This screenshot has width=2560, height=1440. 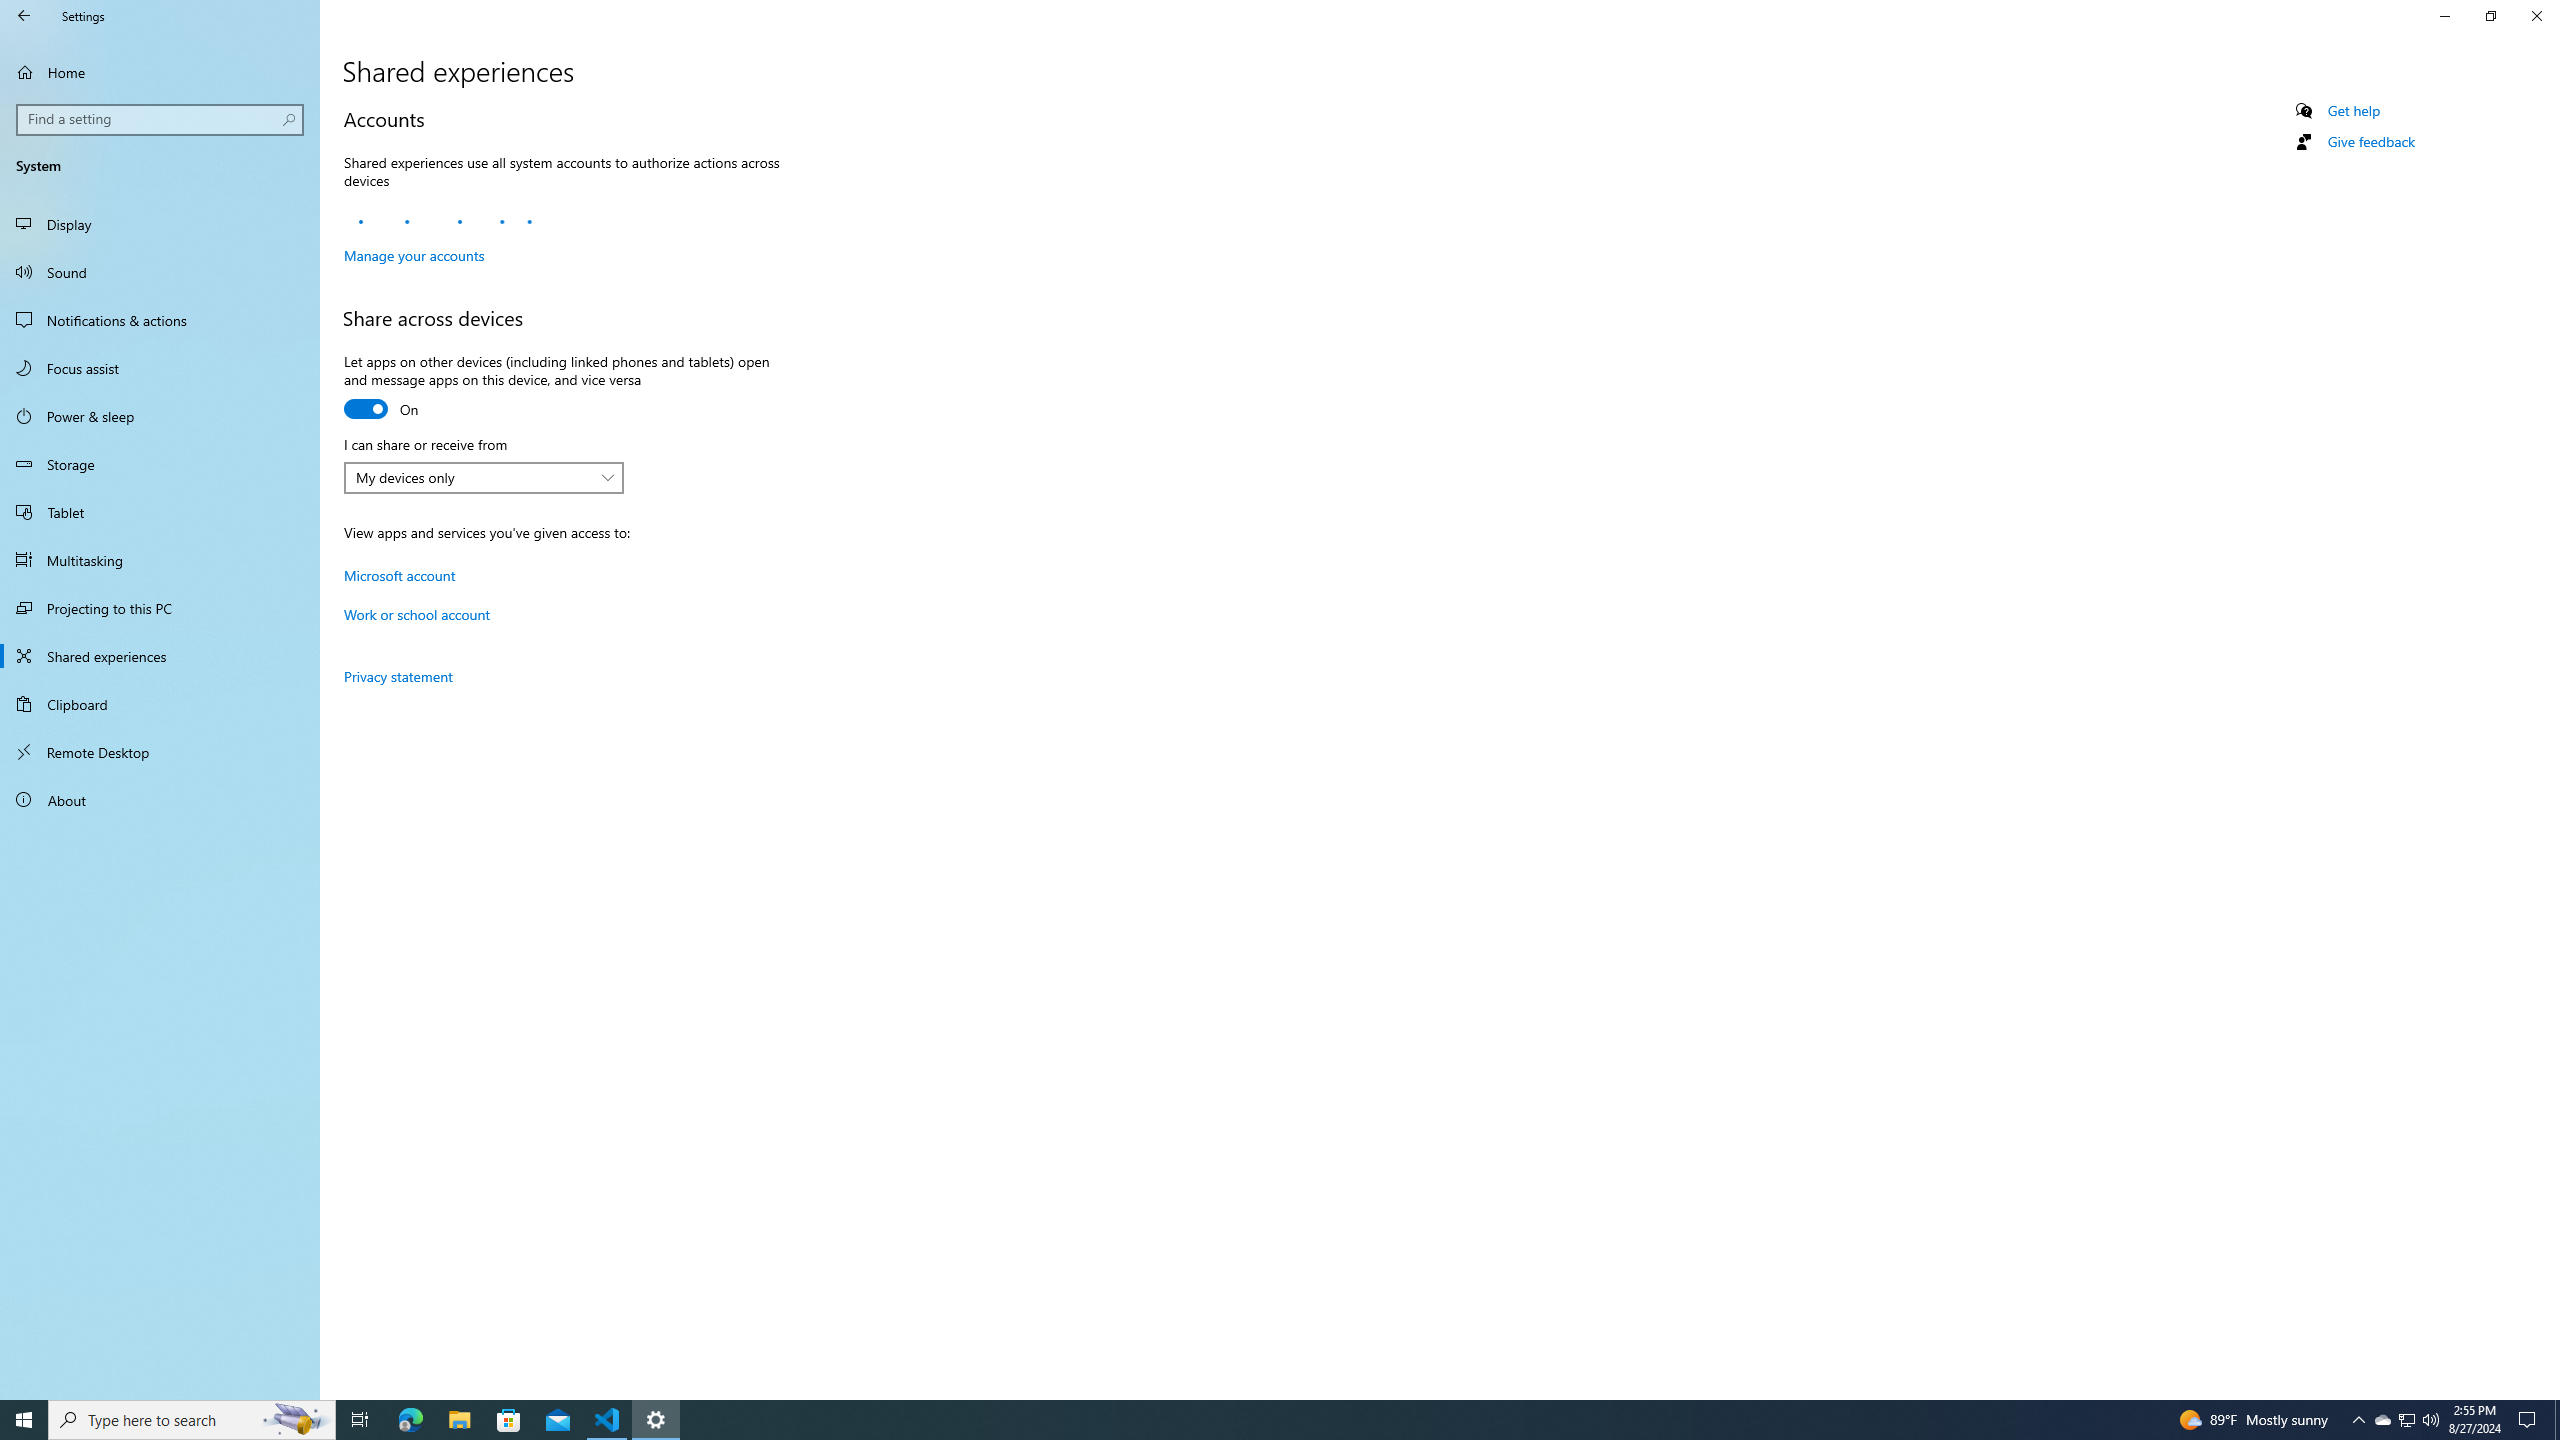 I want to click on 'Privacy statement', so click(x=398, y=675).